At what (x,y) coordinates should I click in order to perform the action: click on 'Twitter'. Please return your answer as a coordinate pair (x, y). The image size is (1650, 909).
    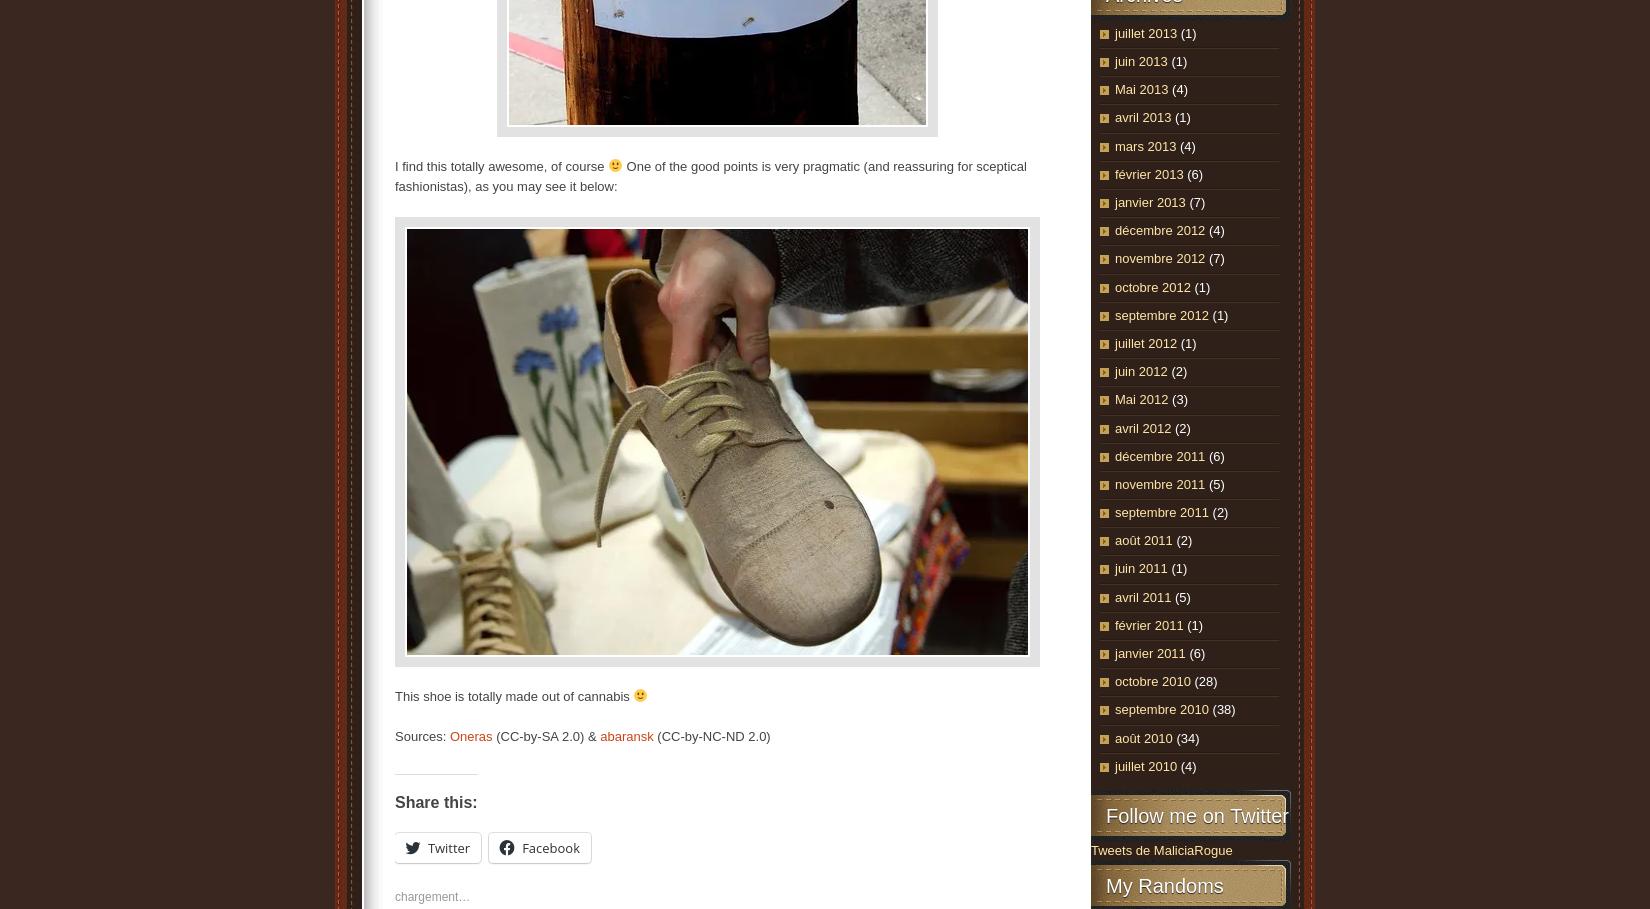
    Looking at the image, I should click on (447, 846).